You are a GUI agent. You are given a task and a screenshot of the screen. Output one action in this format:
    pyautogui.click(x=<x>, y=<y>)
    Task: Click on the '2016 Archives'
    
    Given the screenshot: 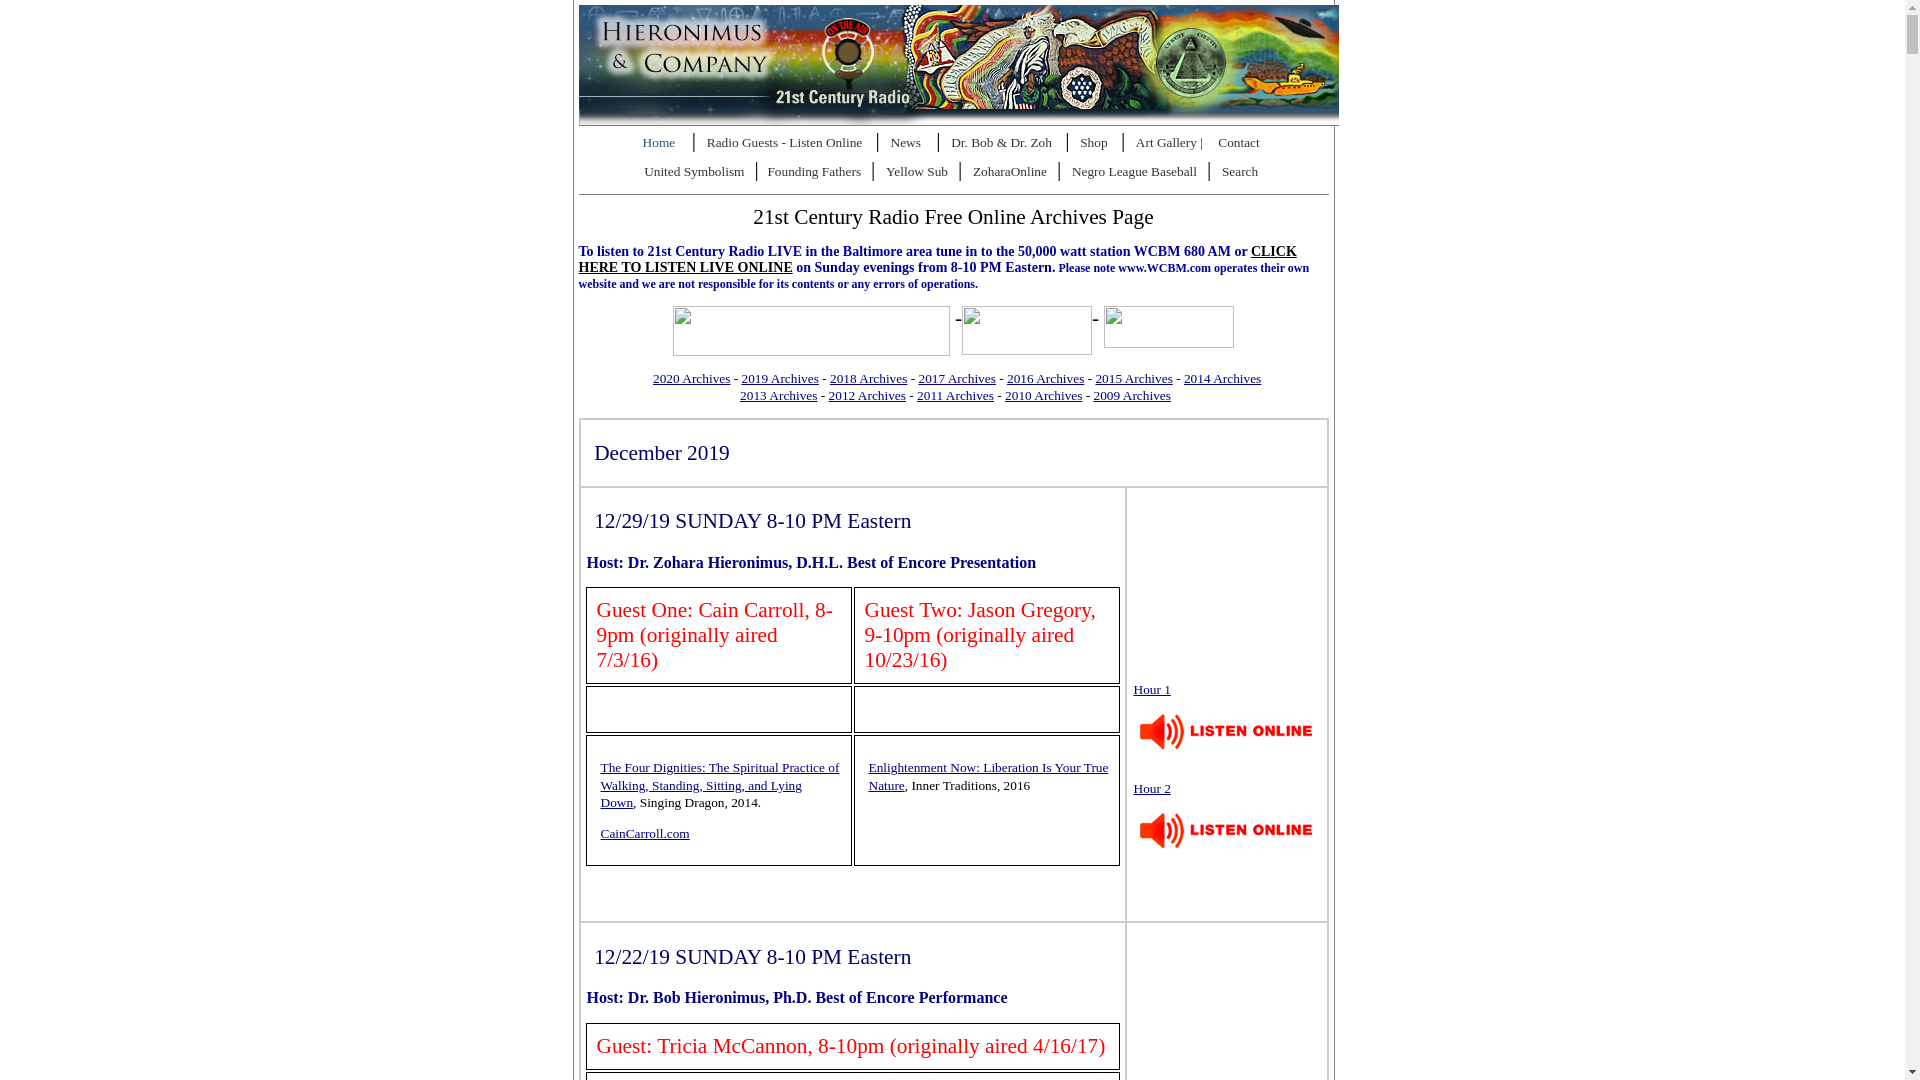 What is the action you would take?
    pyautogui.click(x=1044, y=378)
    